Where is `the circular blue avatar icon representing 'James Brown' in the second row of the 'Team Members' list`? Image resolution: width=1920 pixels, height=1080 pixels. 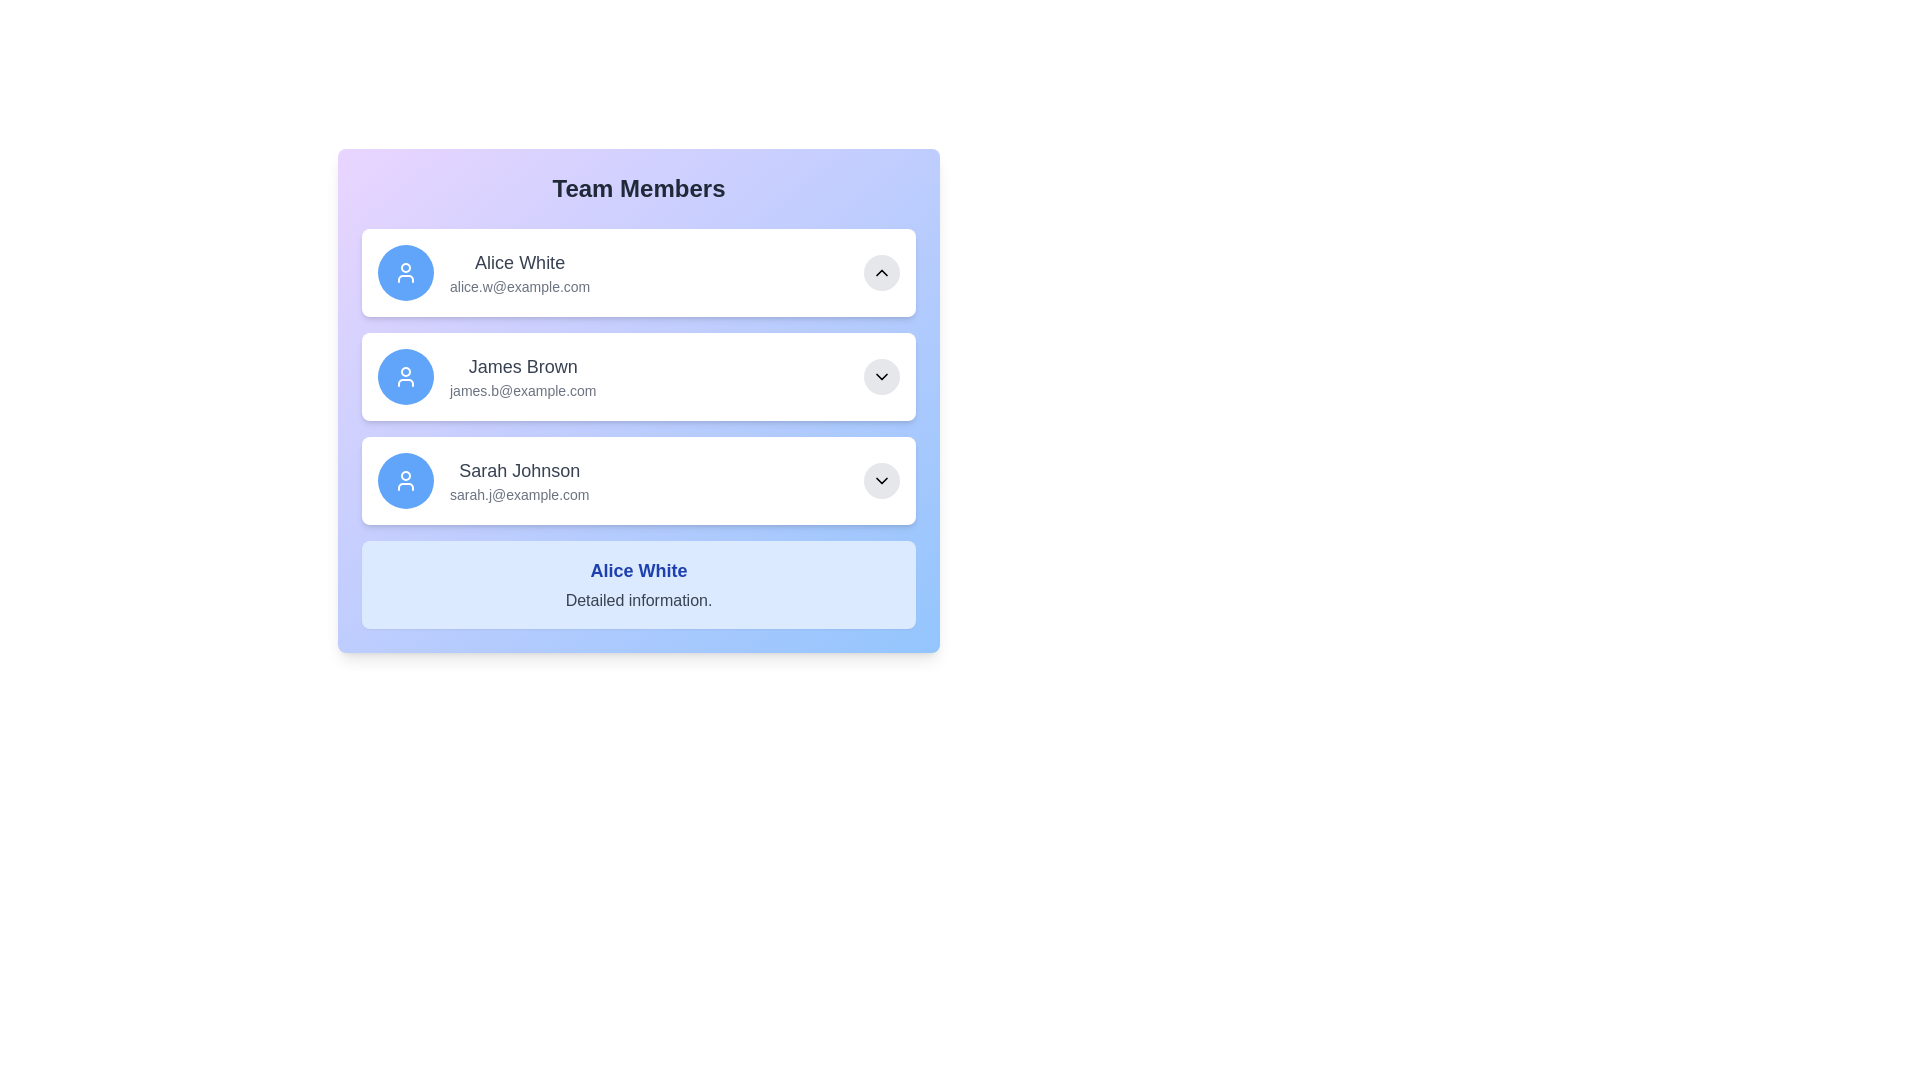
the circular blue avatar icon representing 'James Brown' in the second row of the 'Team Members' list is located at coordinates (405, 377).